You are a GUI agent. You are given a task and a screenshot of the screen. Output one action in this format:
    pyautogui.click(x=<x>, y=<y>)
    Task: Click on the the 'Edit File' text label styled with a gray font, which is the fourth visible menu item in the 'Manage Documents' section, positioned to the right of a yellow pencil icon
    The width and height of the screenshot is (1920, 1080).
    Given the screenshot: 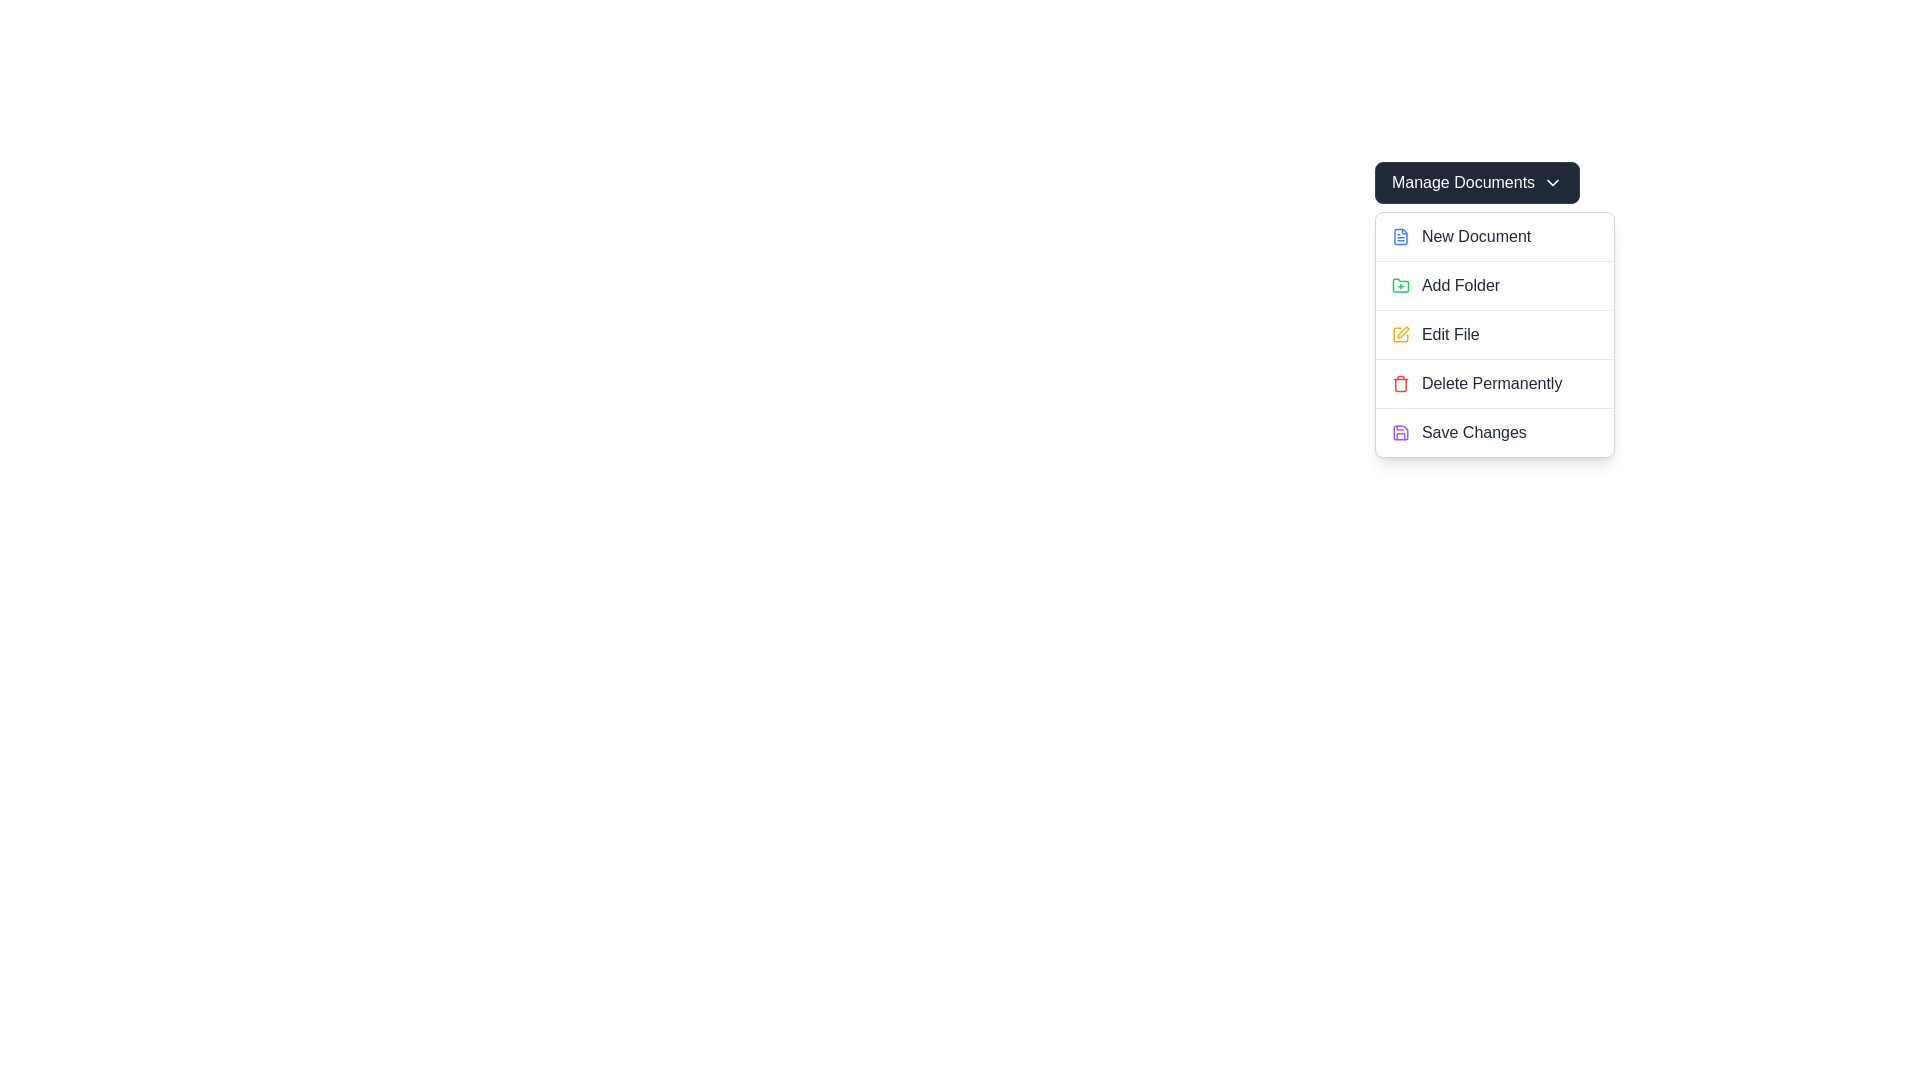 What is the action you would take?
    pyautogui.click(x=1450, y=334)
    